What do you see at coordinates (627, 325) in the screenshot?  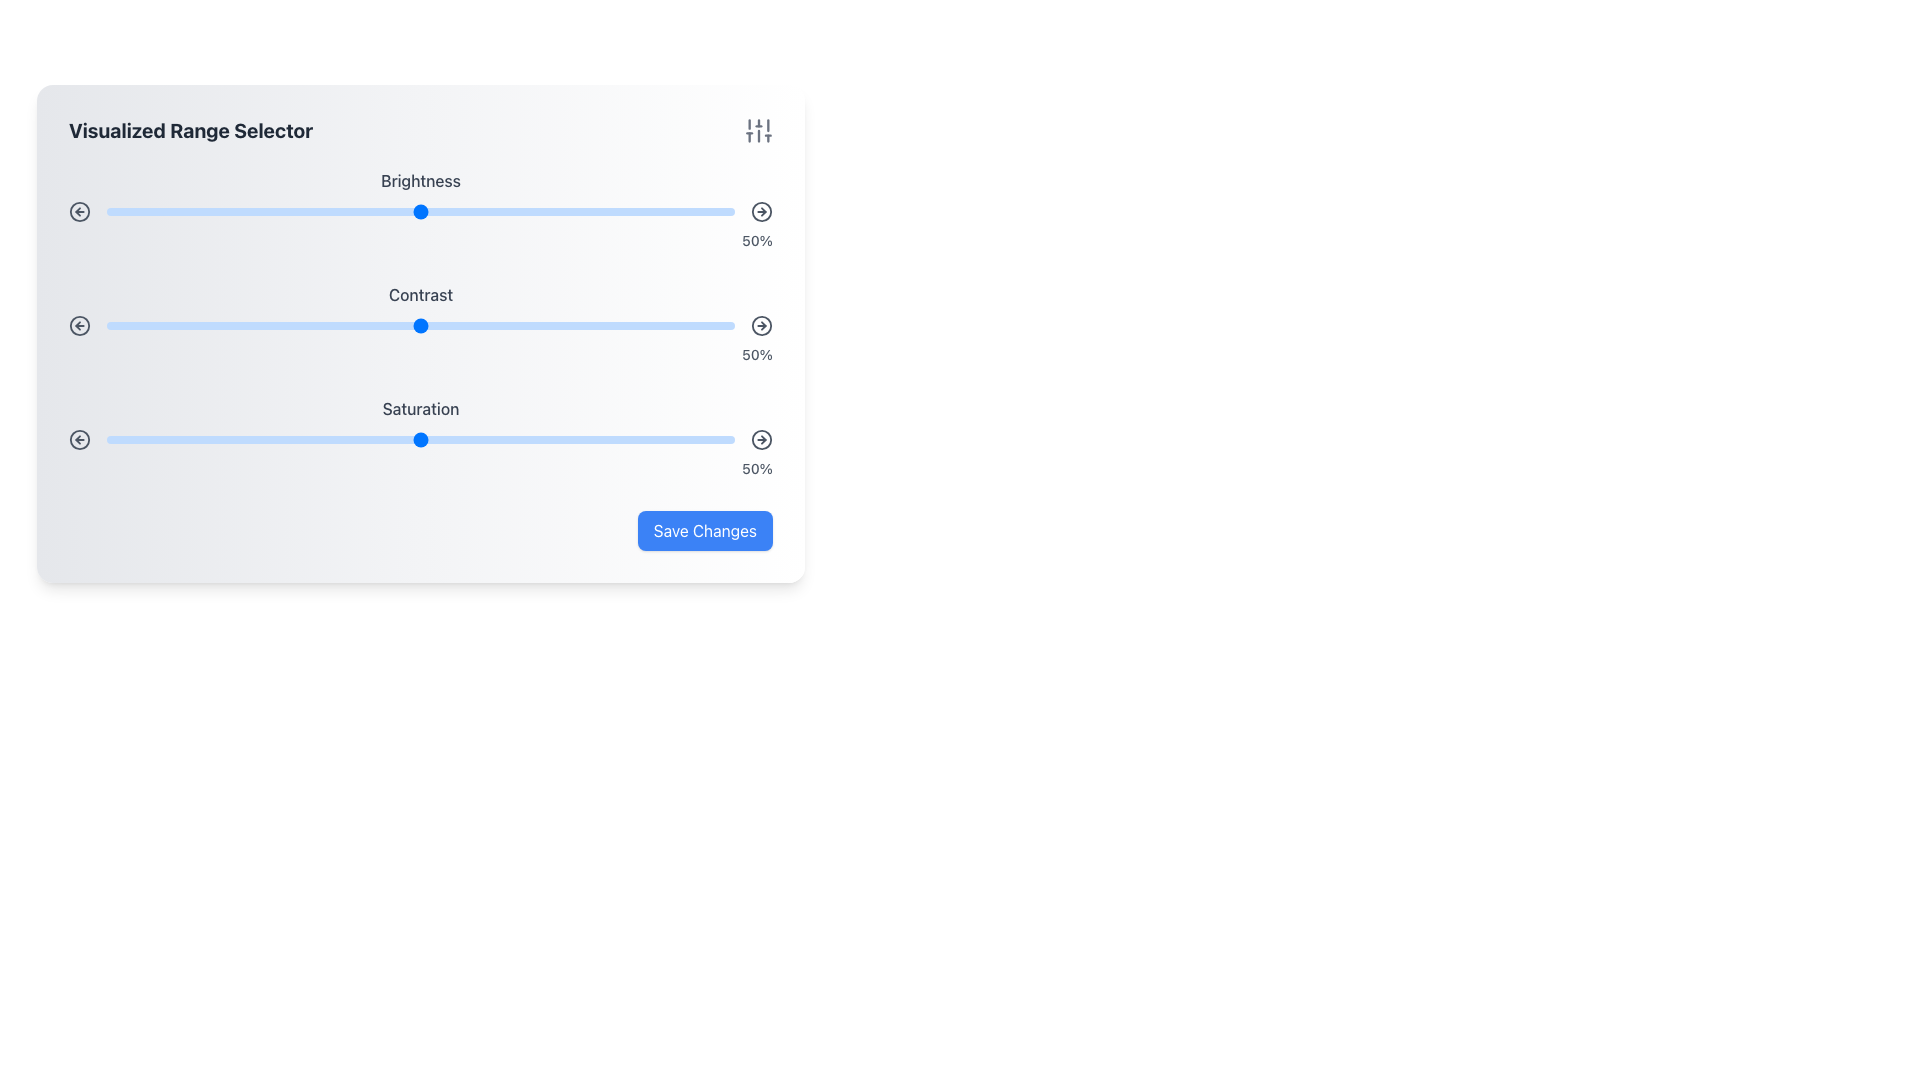 I see `the slider value` at bounding box center [627, 325].